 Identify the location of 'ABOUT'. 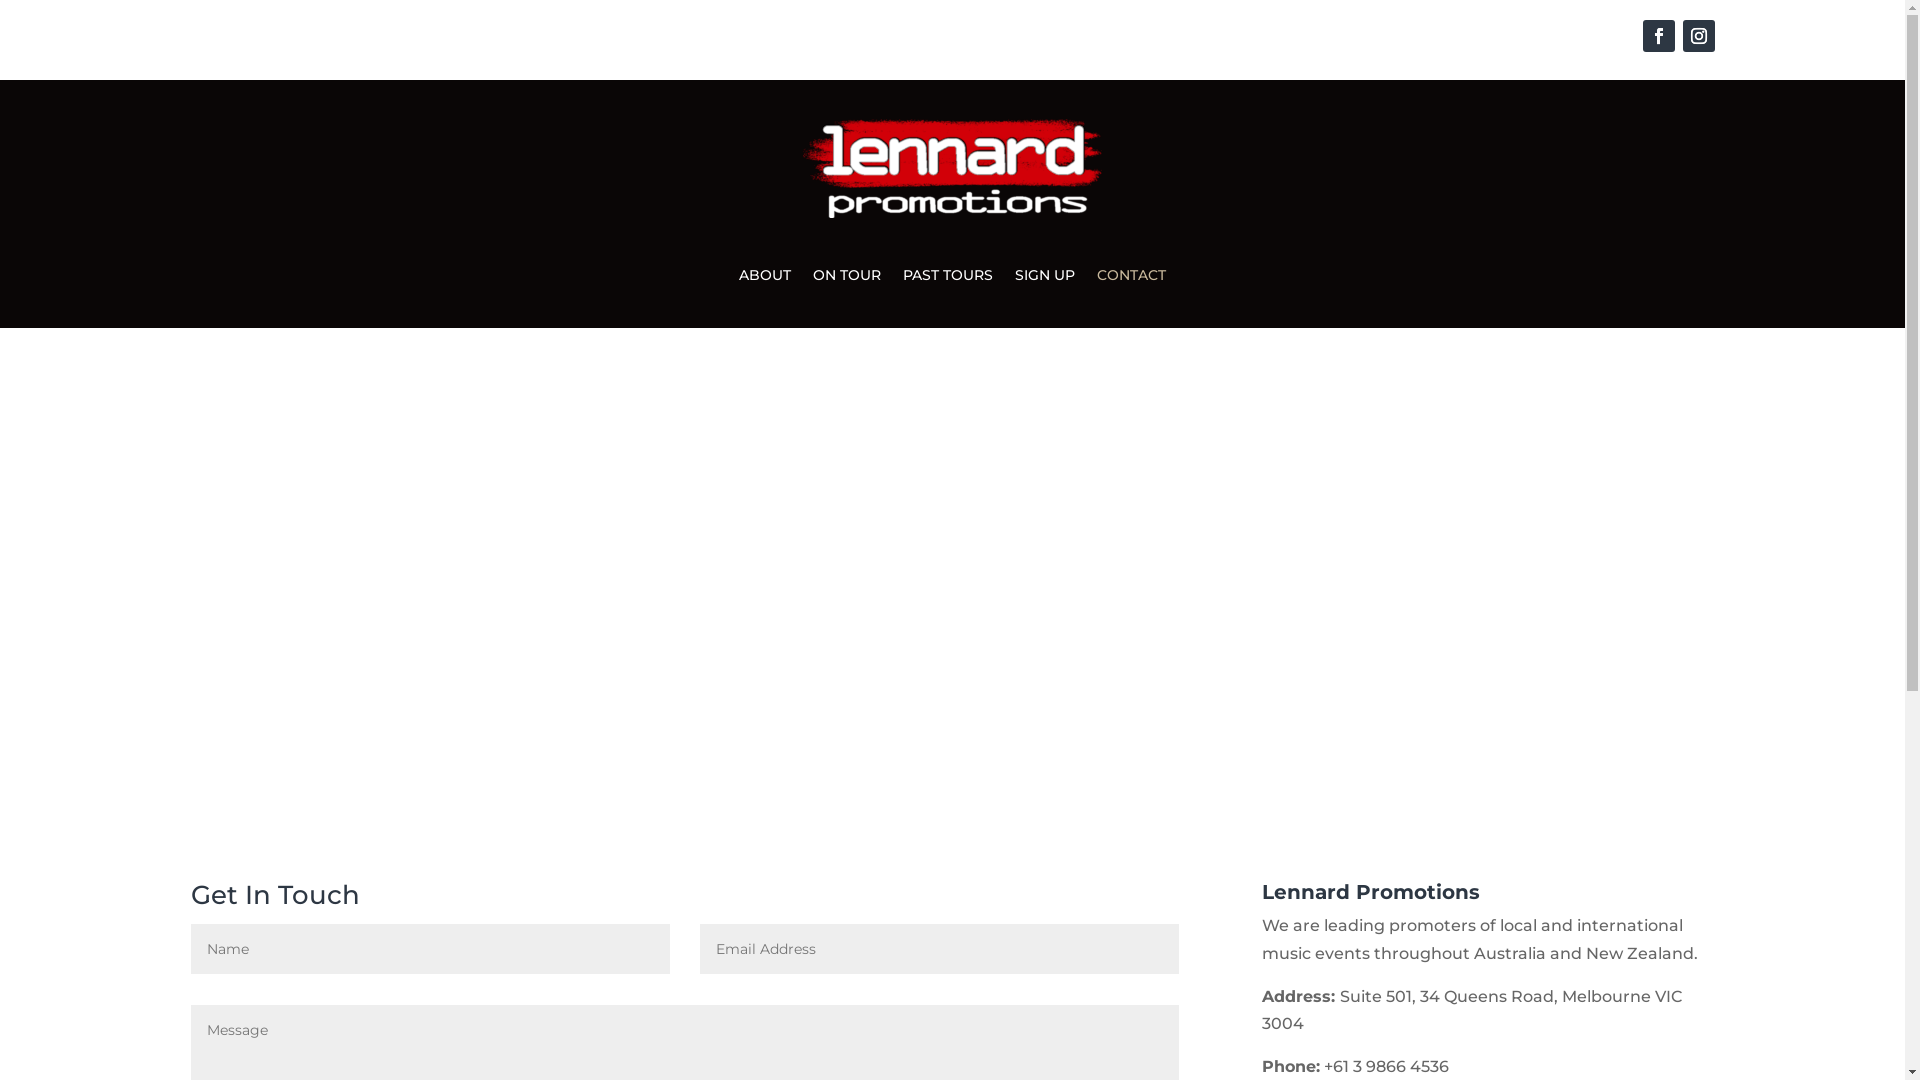
(763, 278).